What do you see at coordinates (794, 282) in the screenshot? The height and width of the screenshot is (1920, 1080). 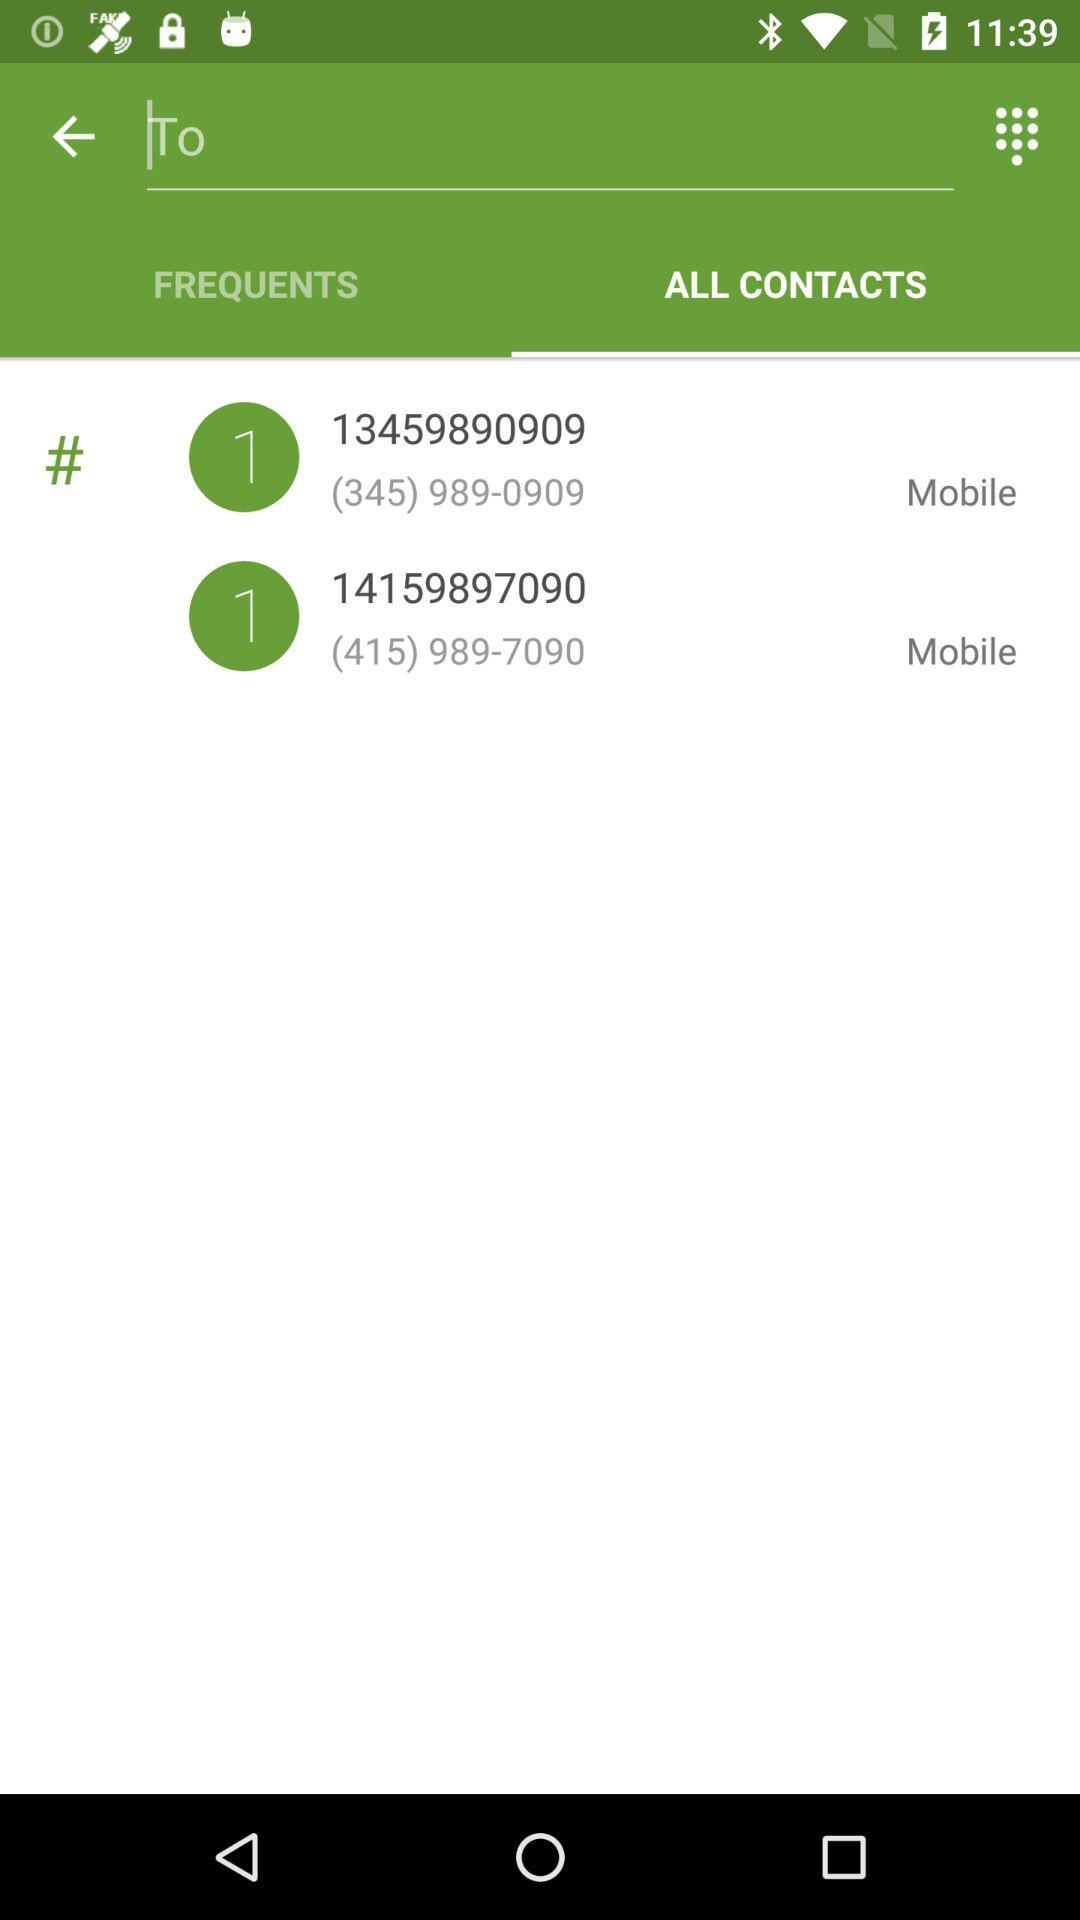 I see `icon next to the frequents item` at bounding box center [794, 282].